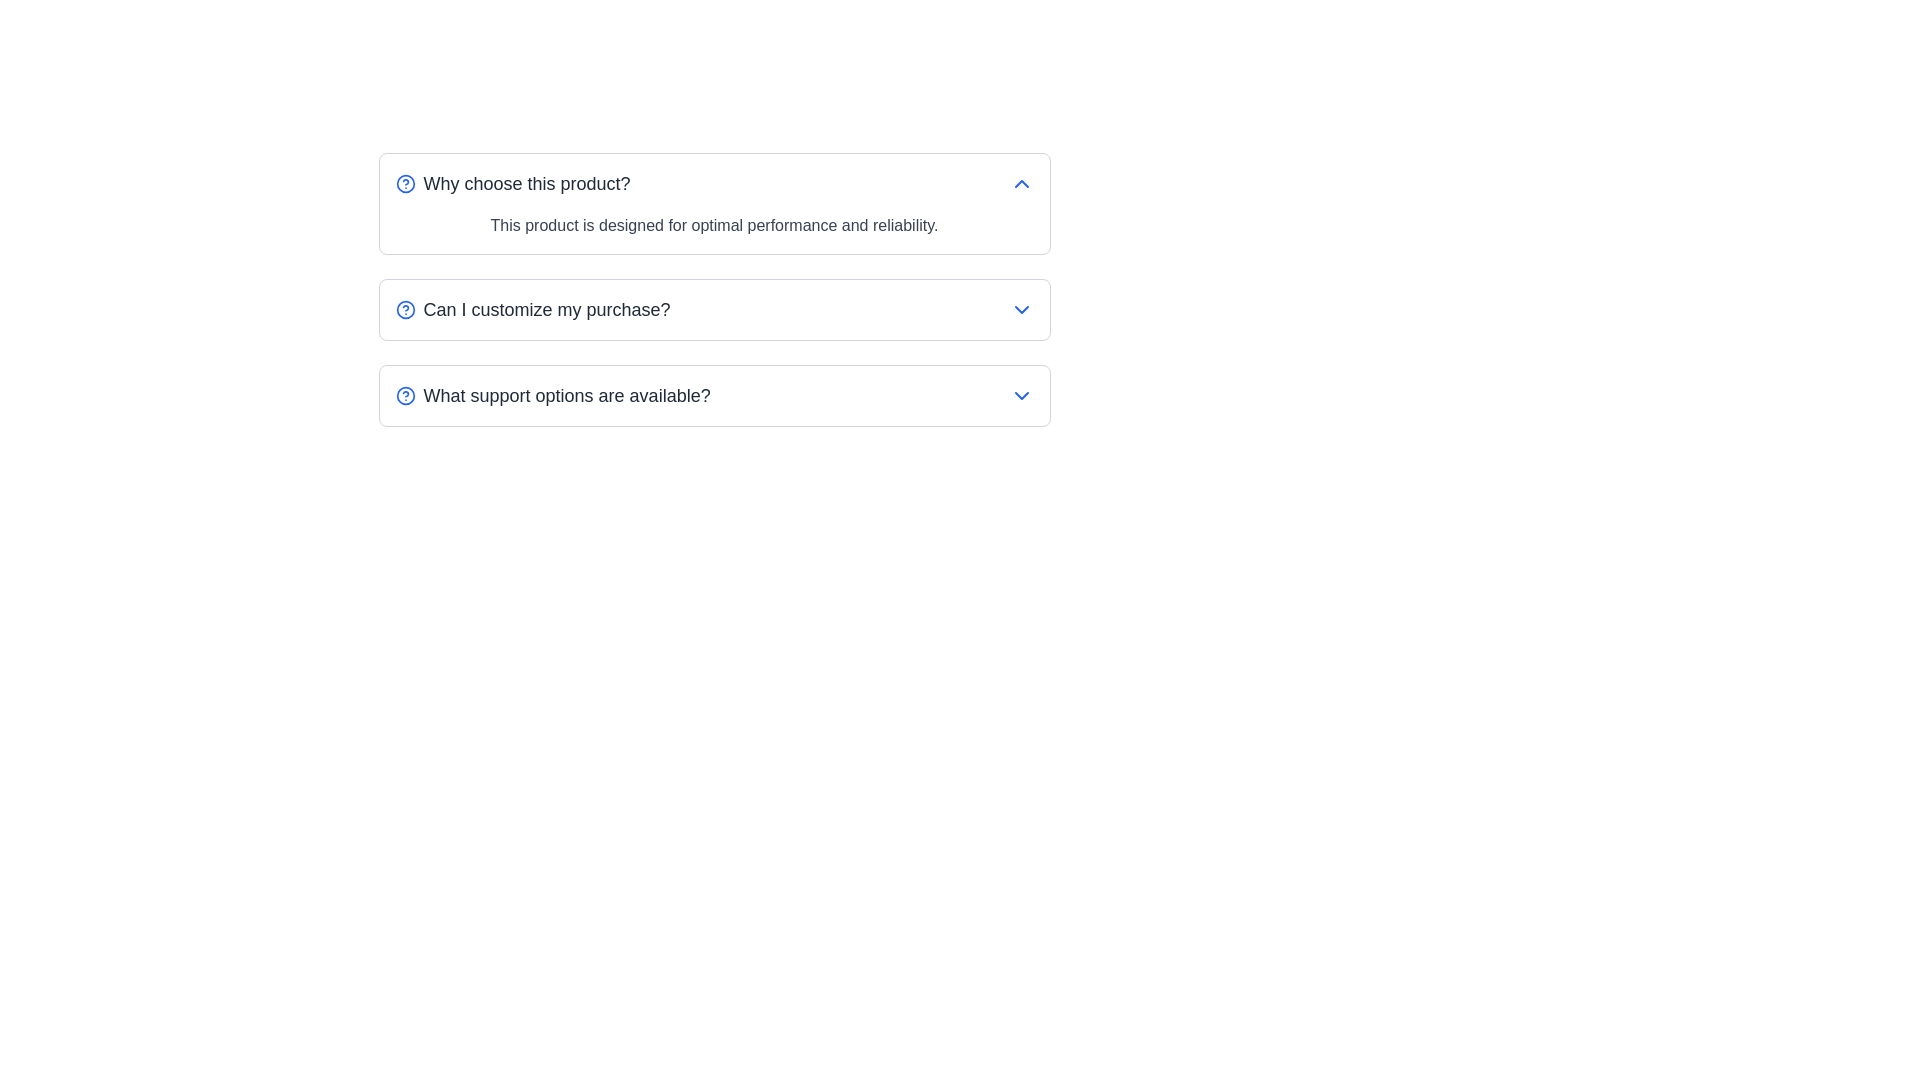 This screenshot has width=1920, height=1080. I want to click on the small circular blue icon with a white background and a blue outlined question mark, located at the upper-left corner of the text label 'Why choose this product?', so click(404, 184).